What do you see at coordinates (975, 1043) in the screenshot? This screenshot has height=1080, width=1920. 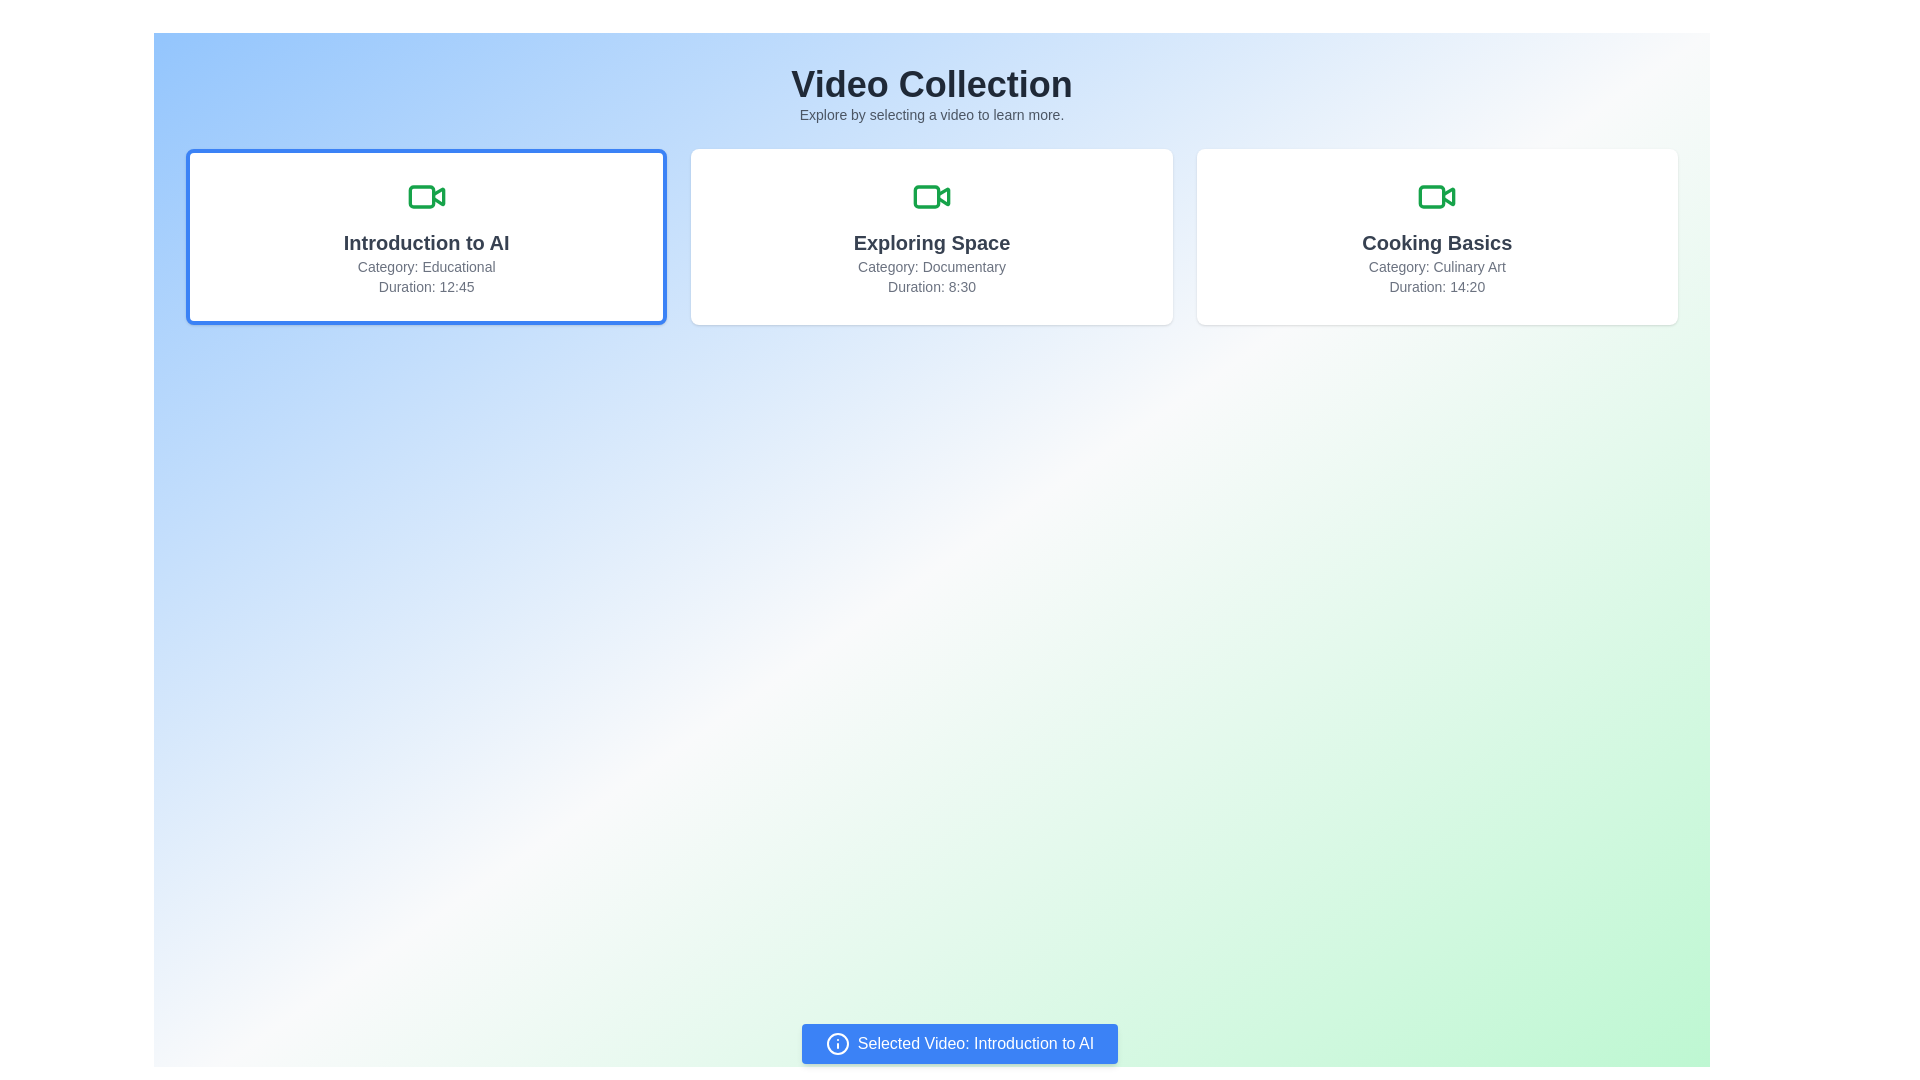 I see `the text label displaying information about the currently selected video, located at the bottom-center of the interface within a blue bar` at bounding box center [975, 1043].